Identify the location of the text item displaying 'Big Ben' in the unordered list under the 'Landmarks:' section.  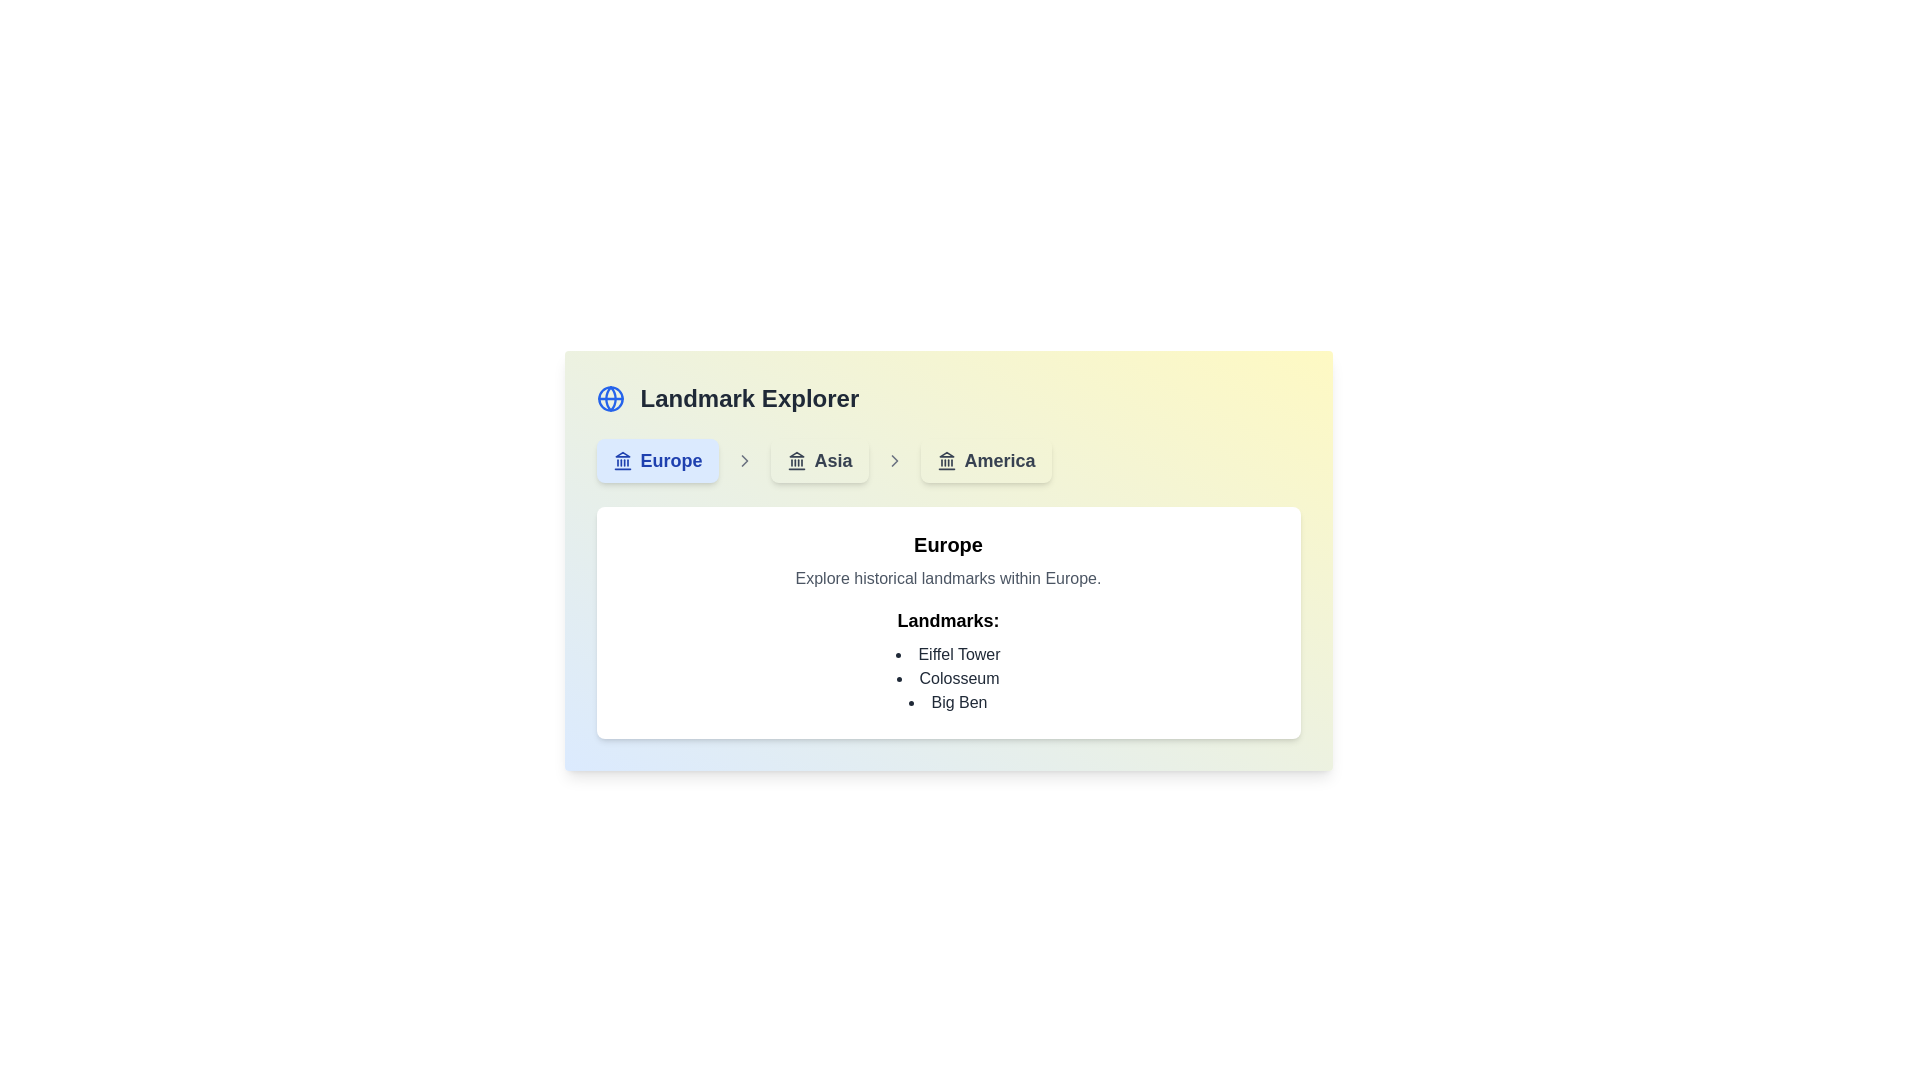
(947, 701).